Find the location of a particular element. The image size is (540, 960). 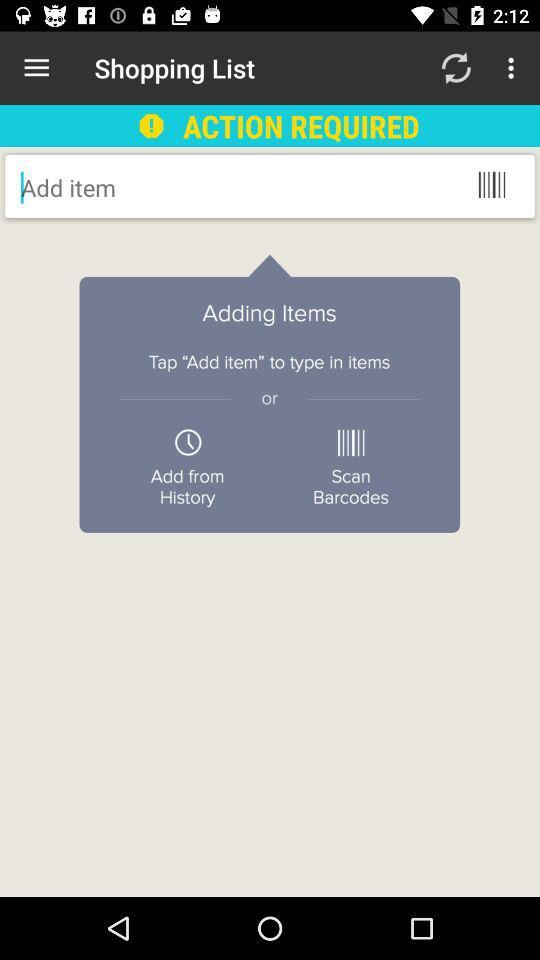

search bar is located at coordinates (181, 187).